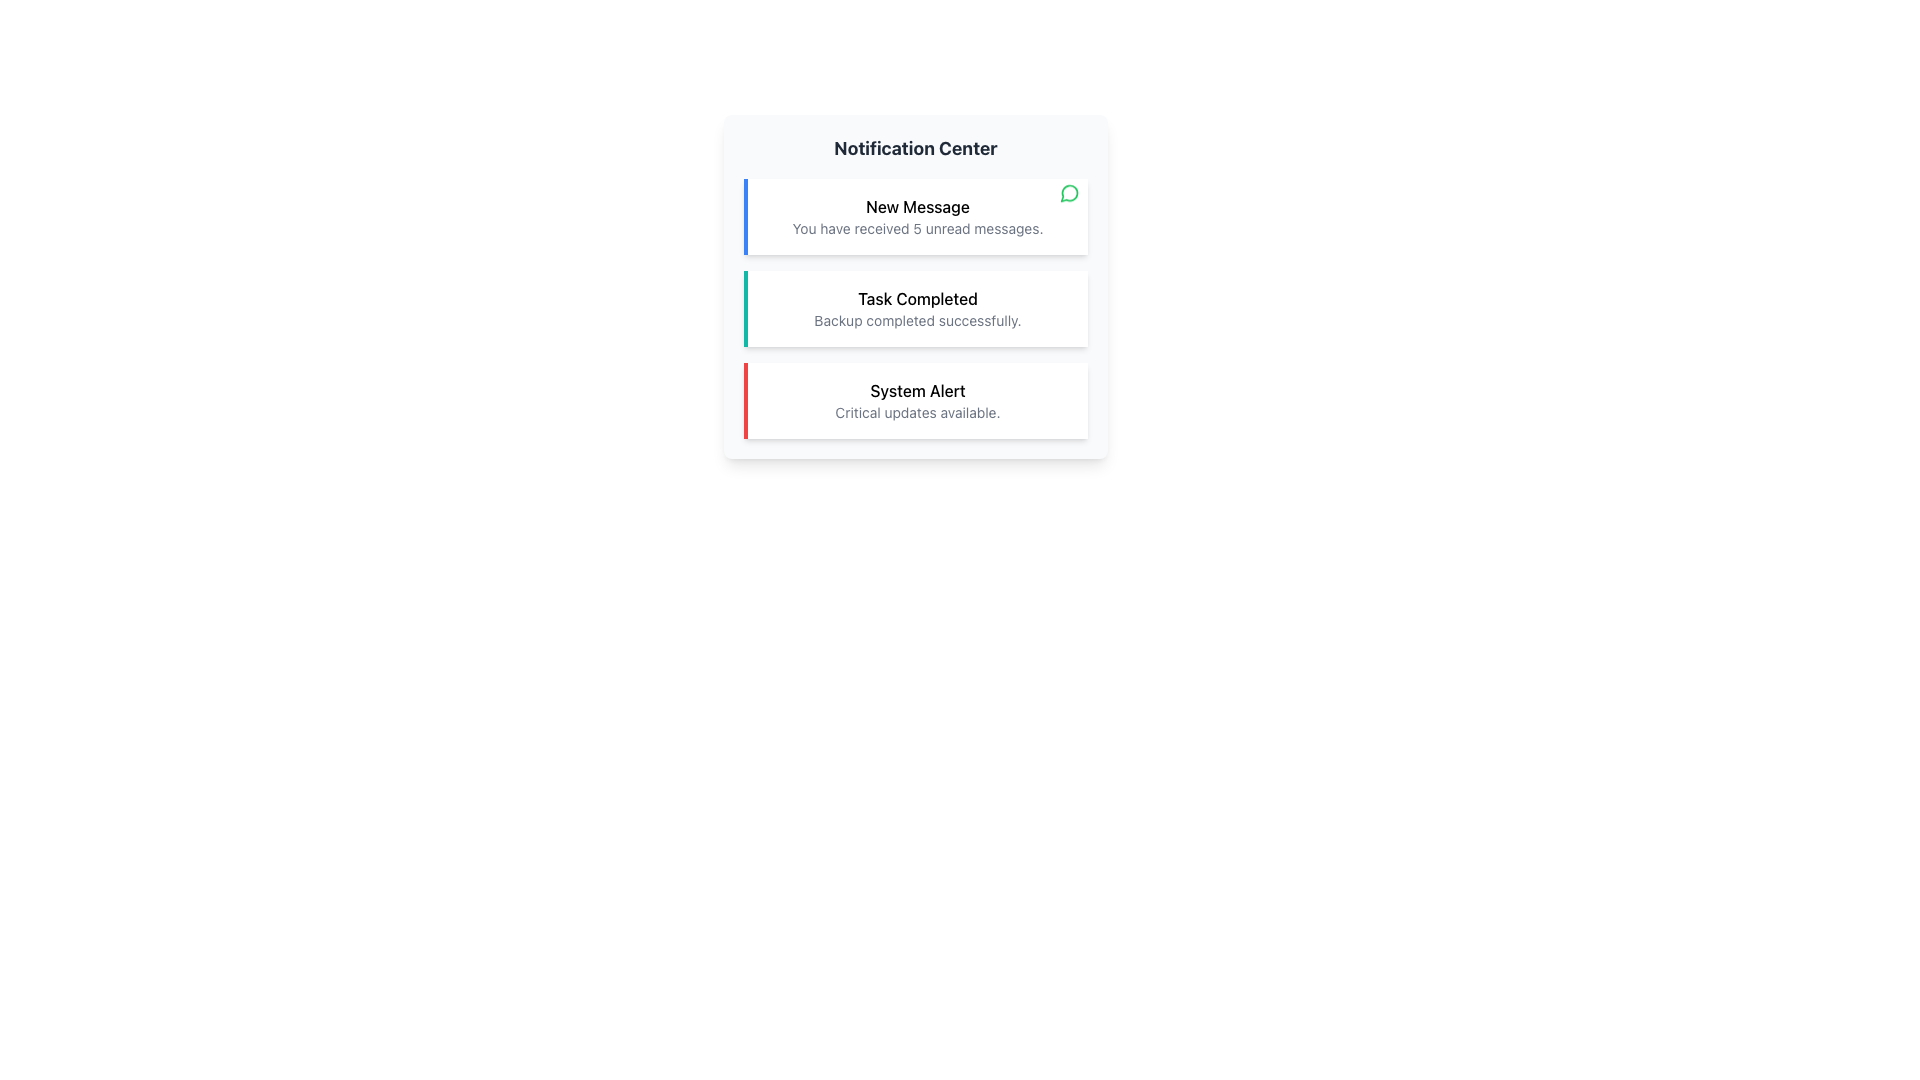 The height and width of the screenshot is (1080, 1920). What do you see at coordinates (1069, 195) in the screenshot?
I see `the Animated Icon in the upper-right corner of the notification card labeled 'Notification Center', which indicates new messages or notifications` at bounding box center [1069, 195].